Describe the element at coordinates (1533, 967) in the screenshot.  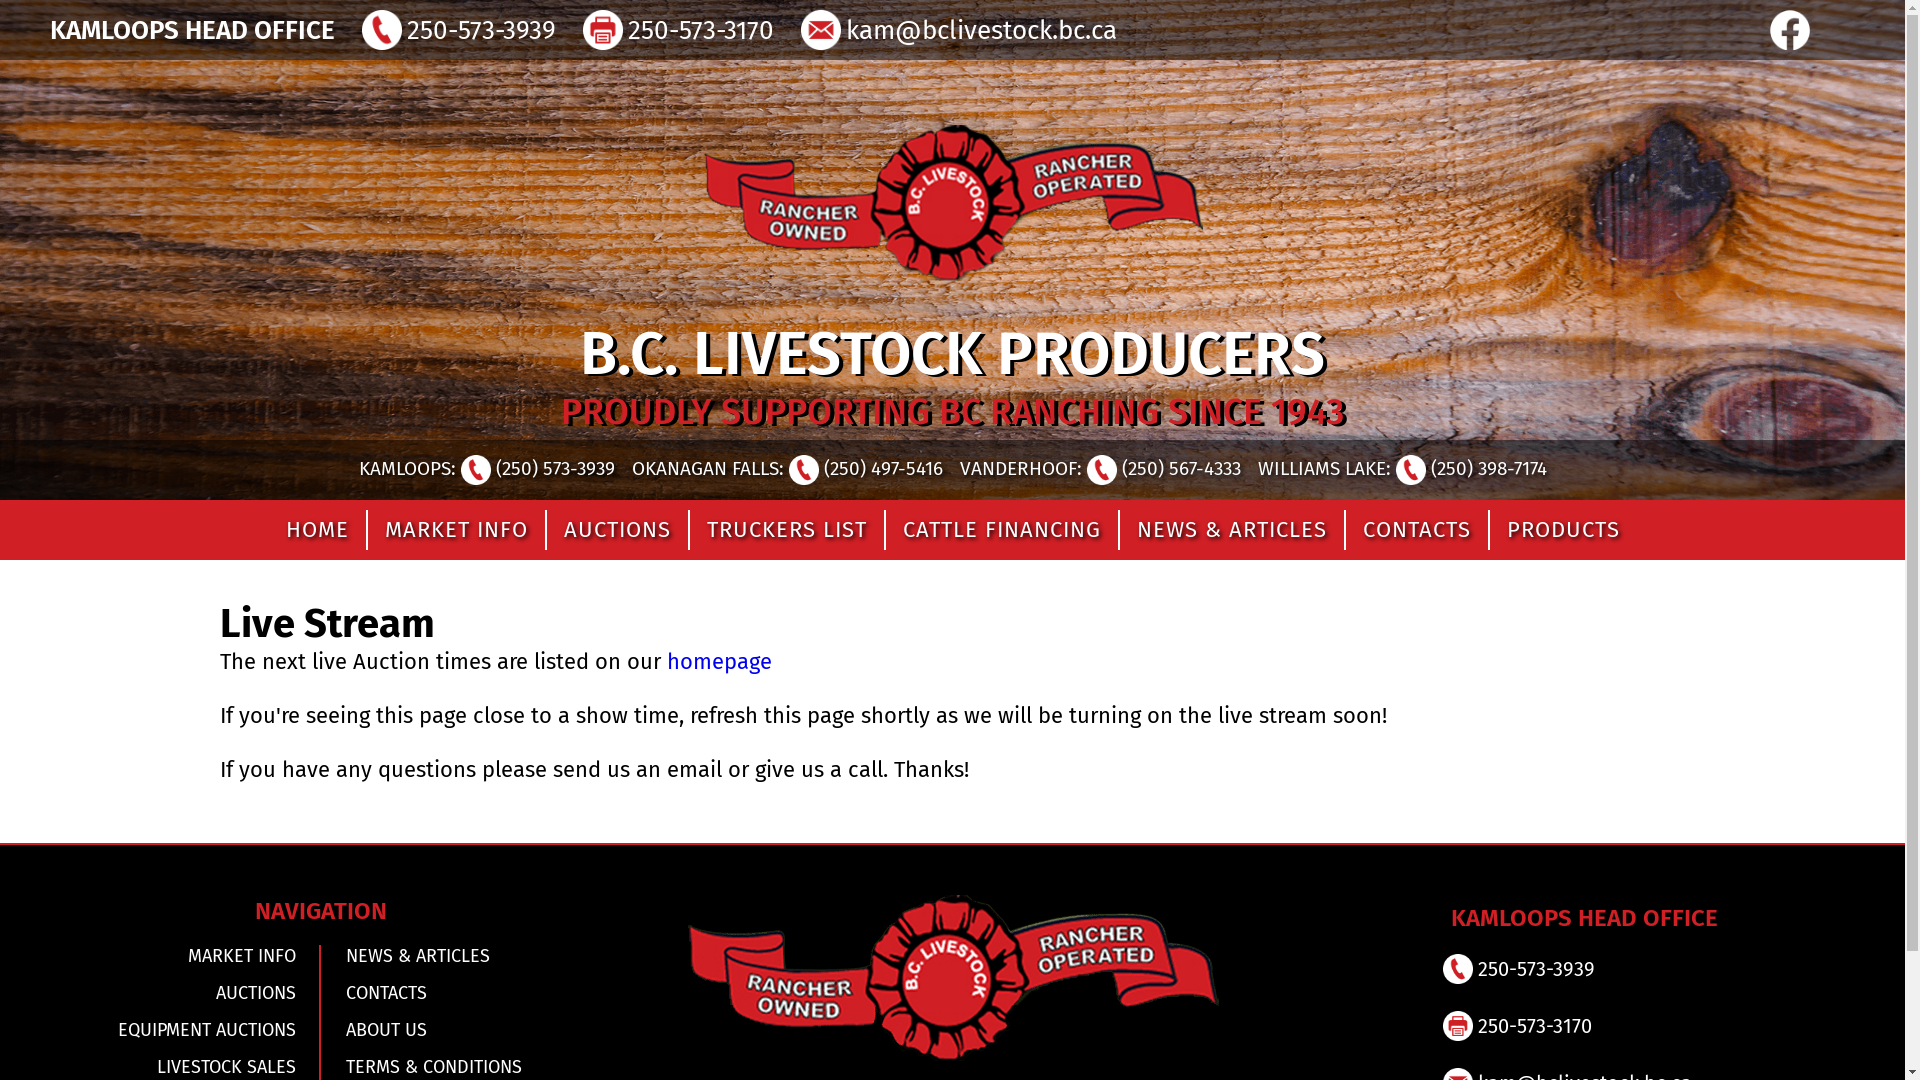
I see `'250-573-3939'` at that location.